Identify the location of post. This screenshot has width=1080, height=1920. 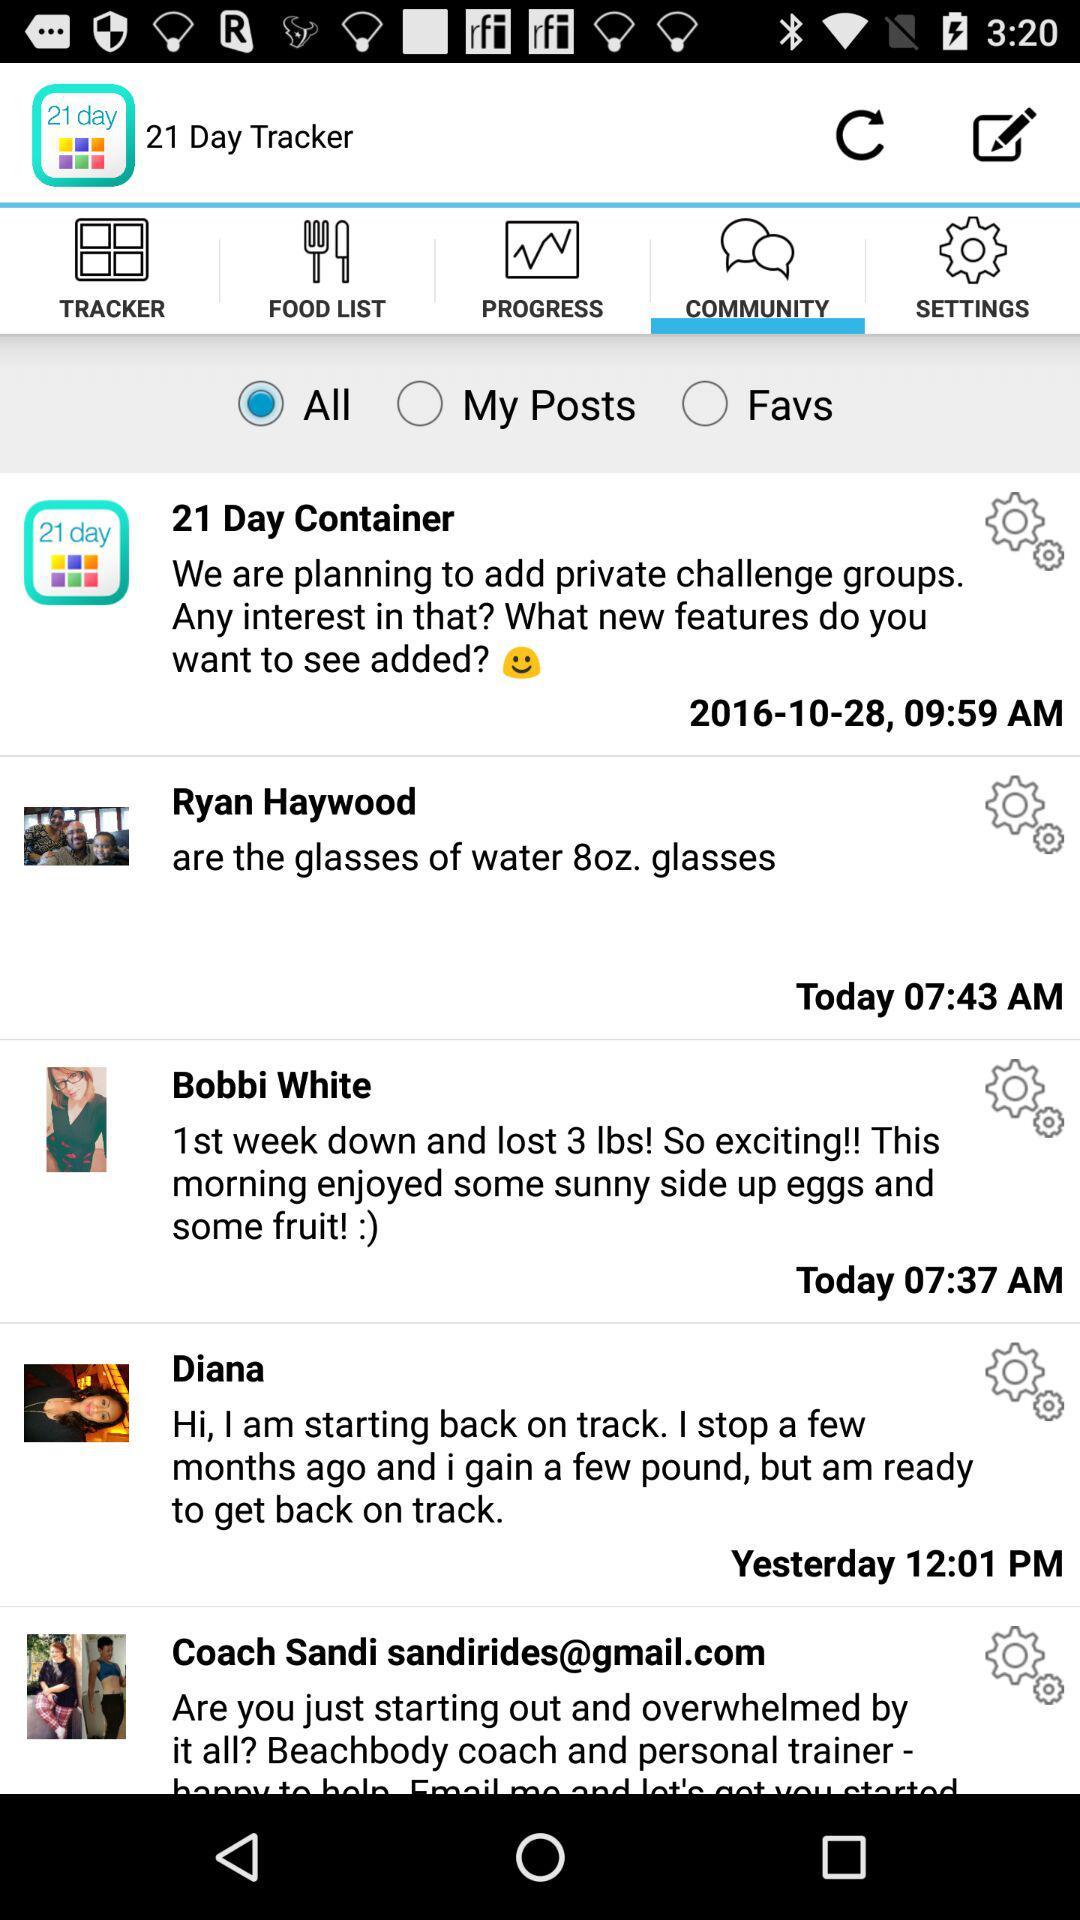
(1006, 134).